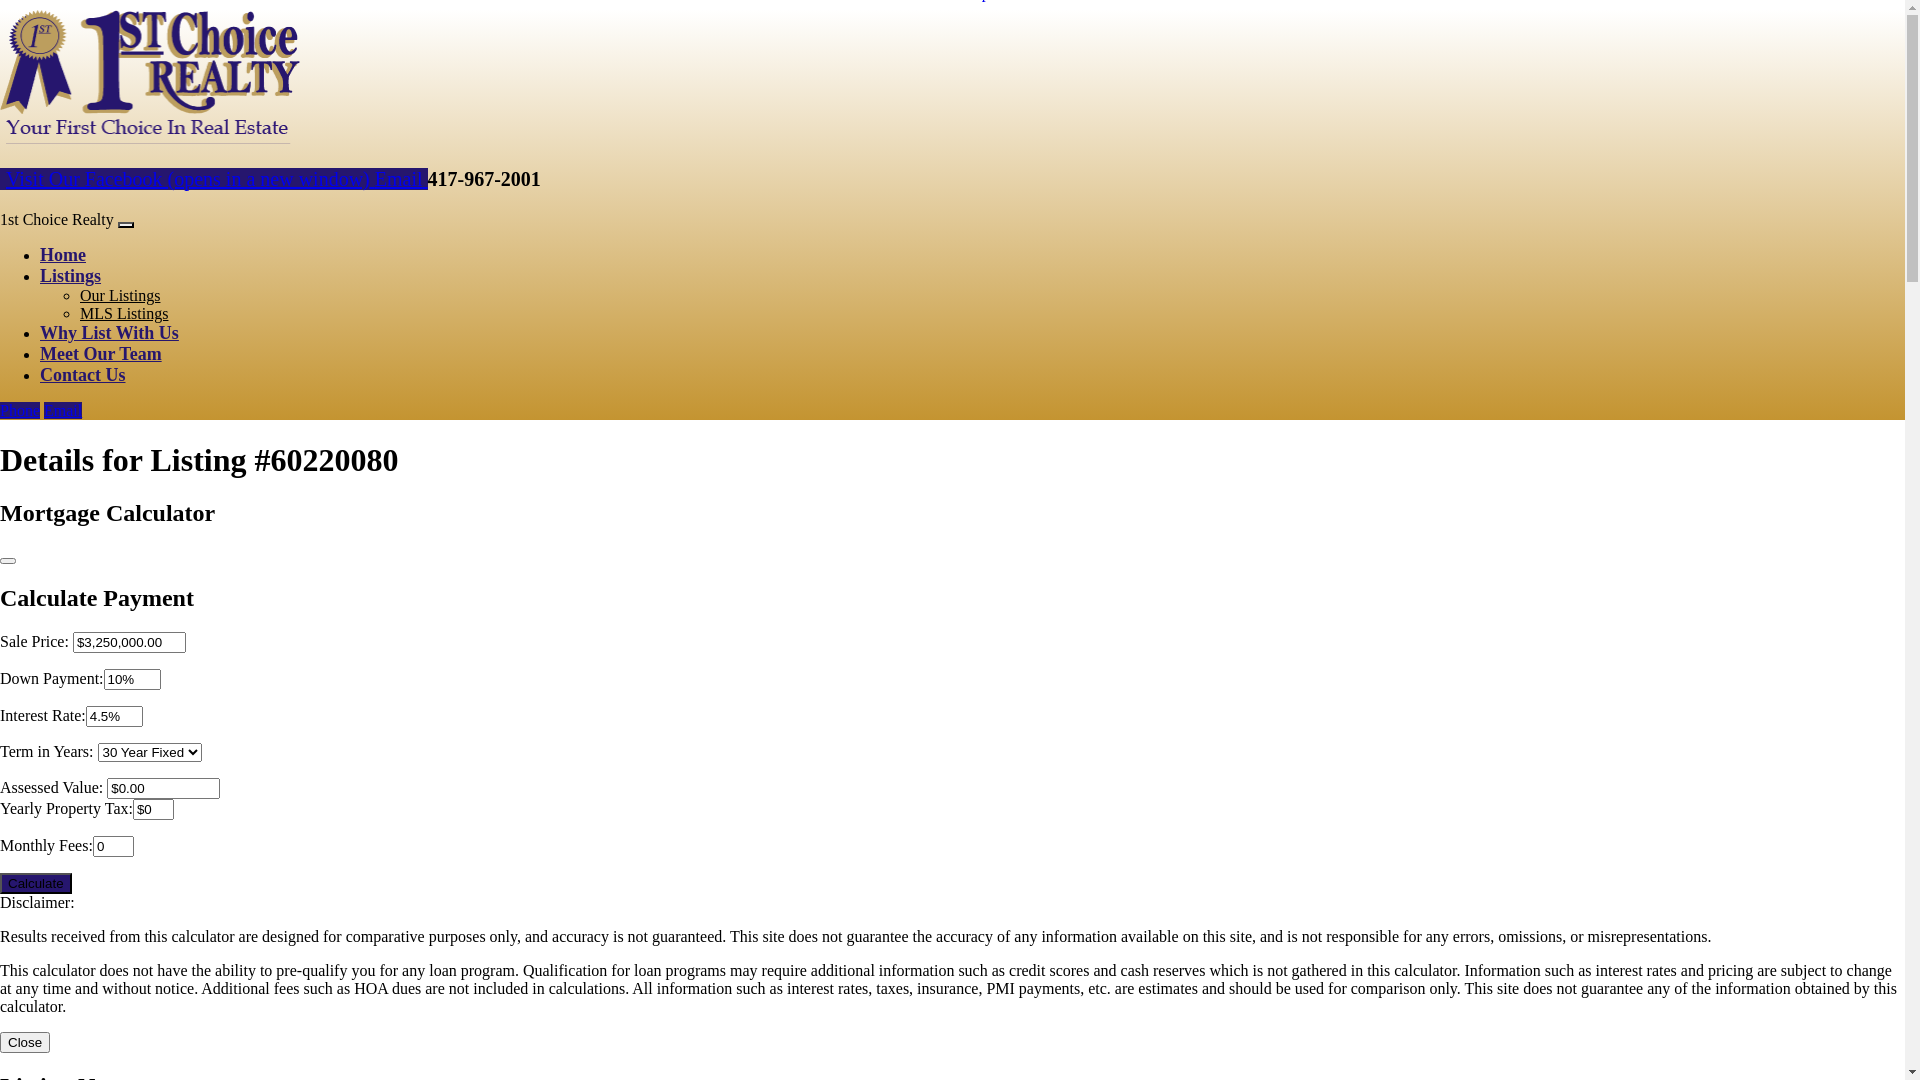 This screenshot has width=1920, height=1080. What do you see at coordinates (108, 331) in the screenshot?
I see `'Why List With Us'` at bounding box center [108, 331].